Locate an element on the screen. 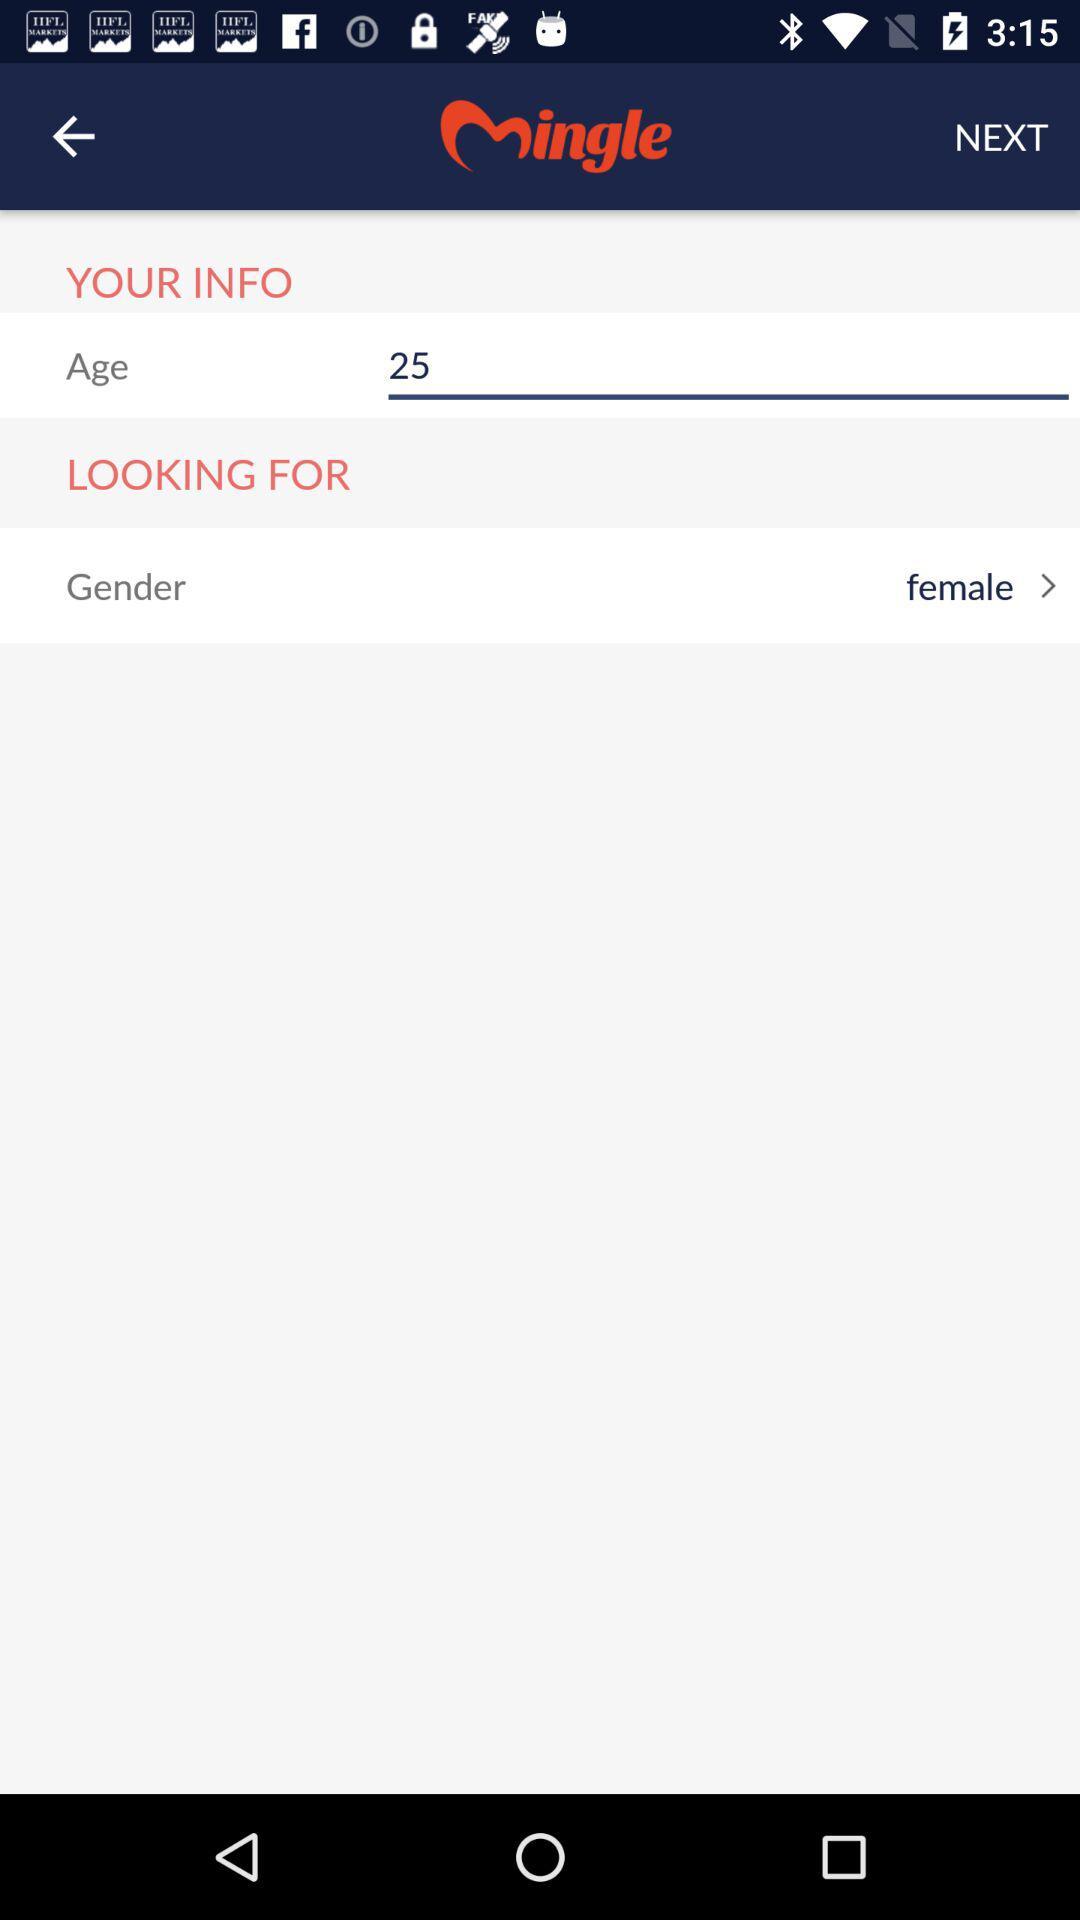  25 is located at coordinates (728, 365).